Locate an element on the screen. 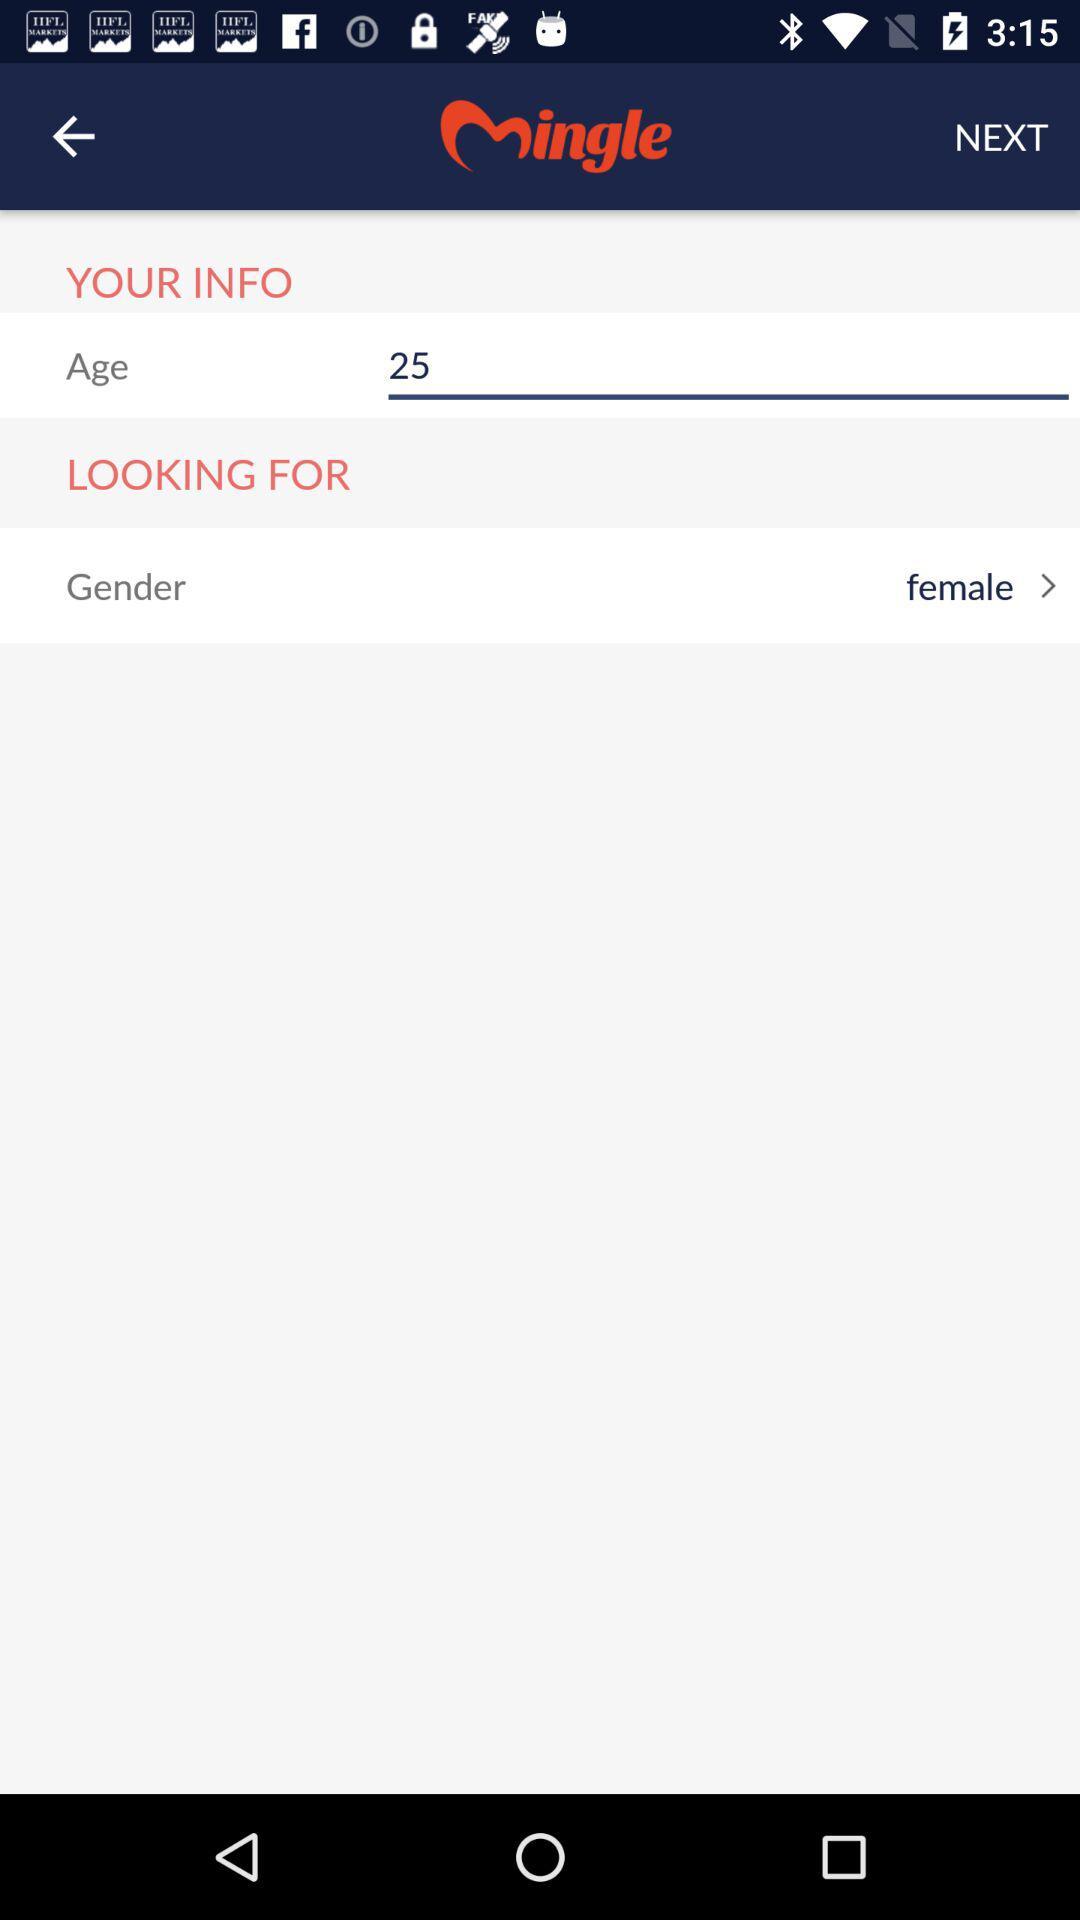  25 is located at coordinates (728, 365).